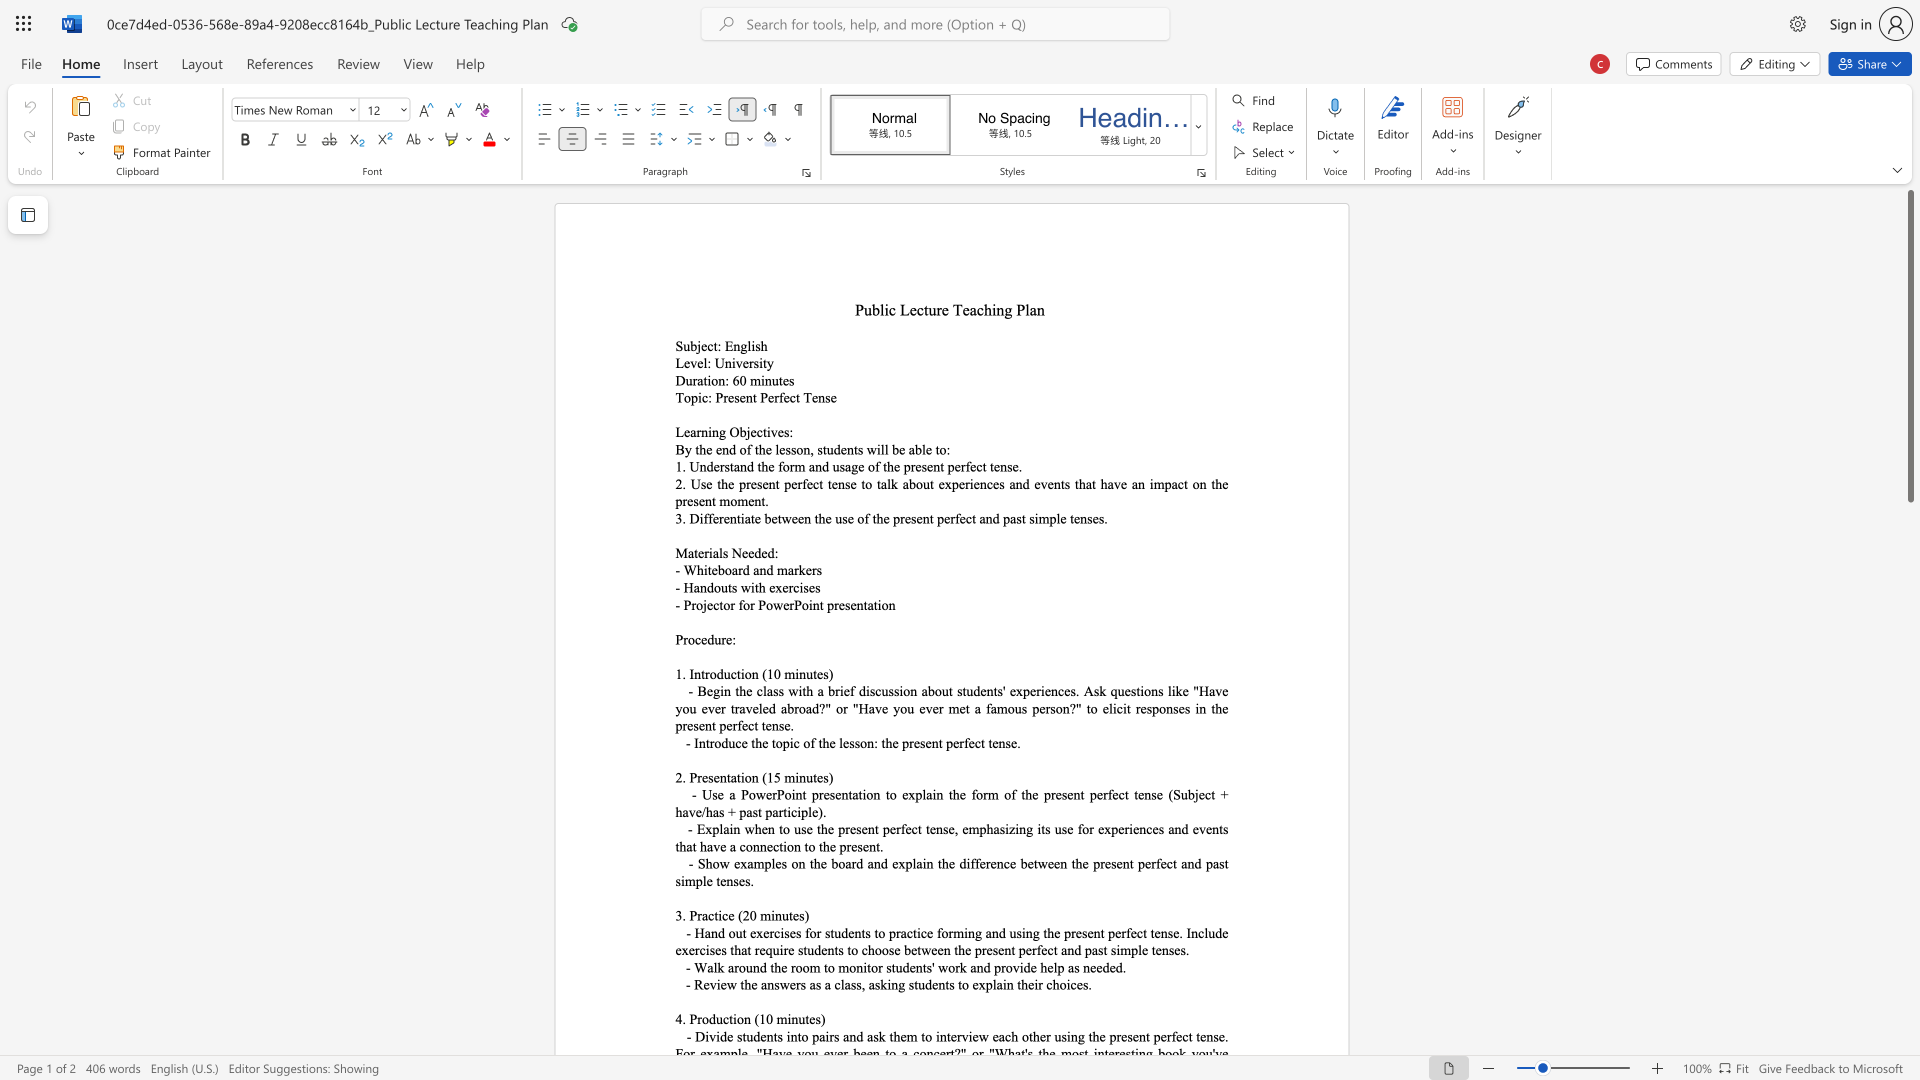  Describe the element at coordinates (1909, 599) in the screenshot. I see `the page's right scrollbar for downward movement` at that location.